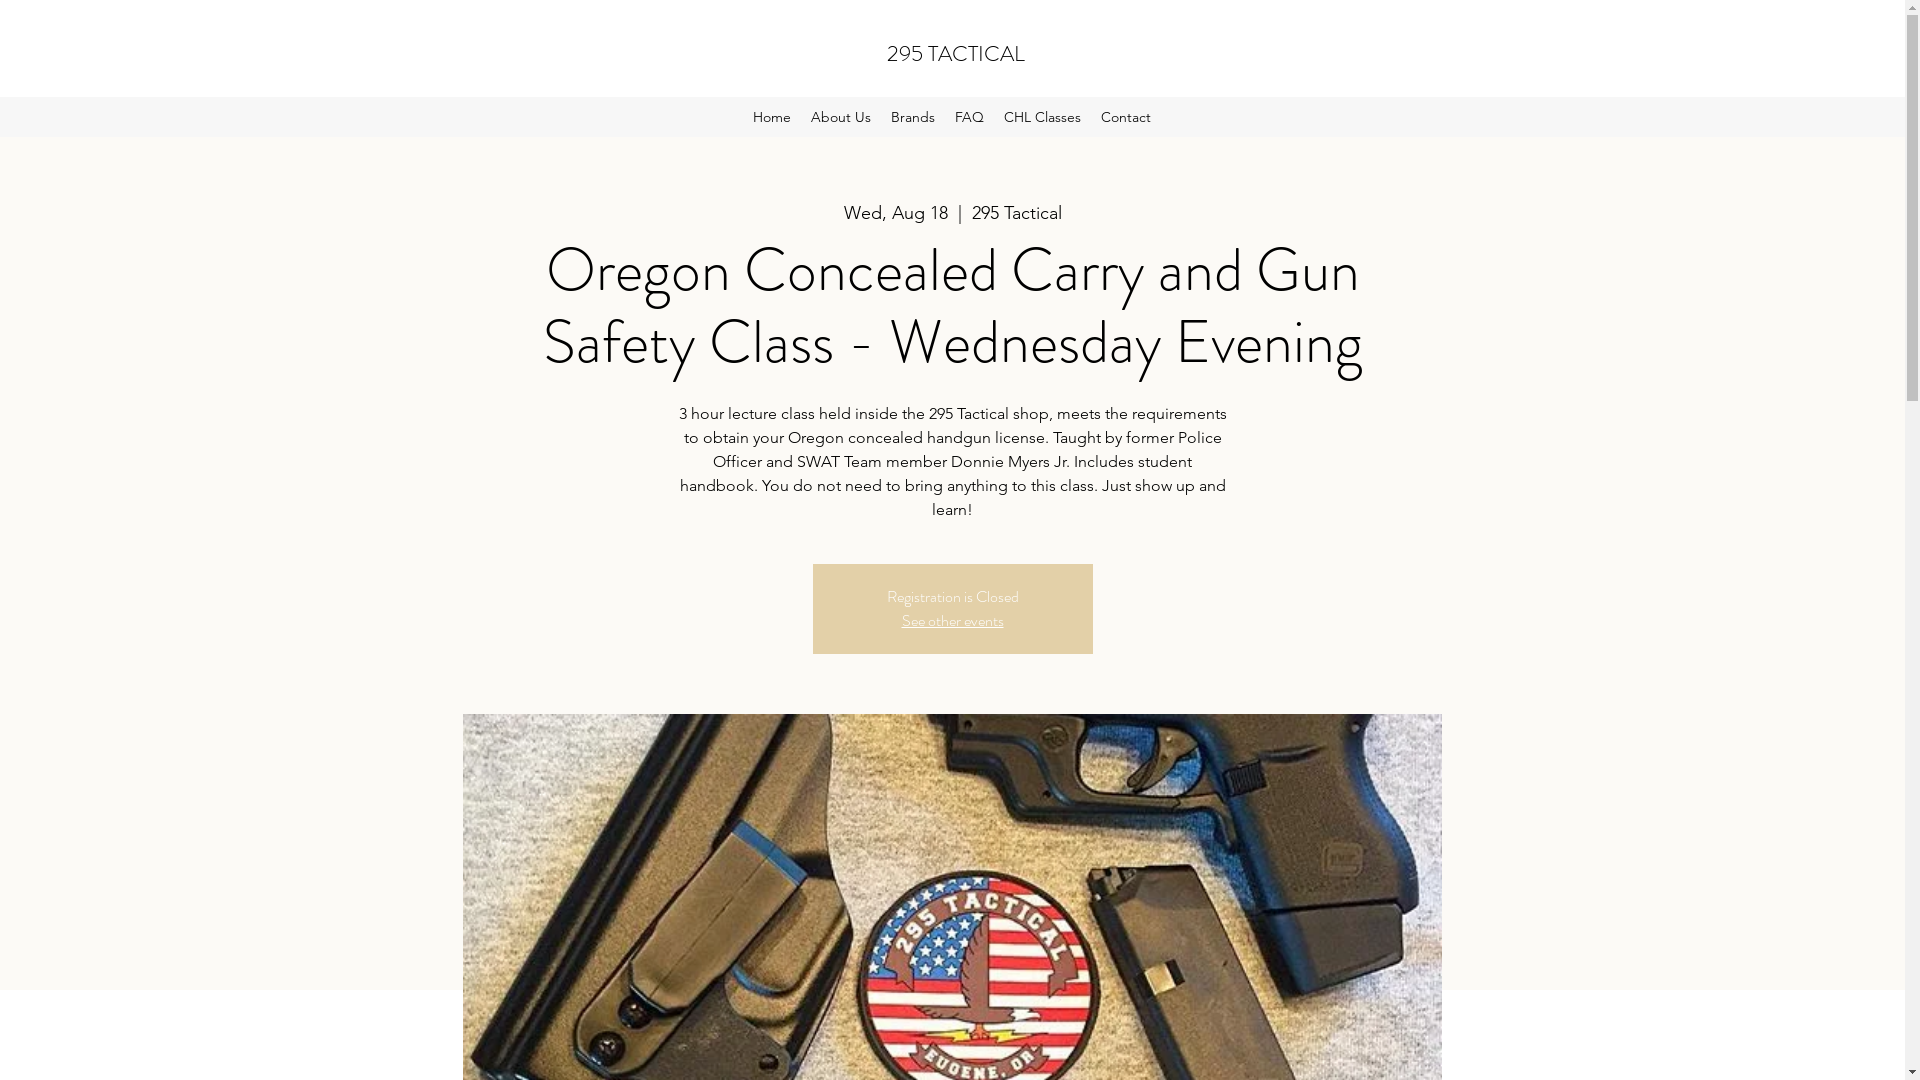 This screenshot has height=1080, width=1920. What do you see at coordinates (1126, 116) in the screenshot?
I see `'Contact'` at bounding box center [1126, 116].